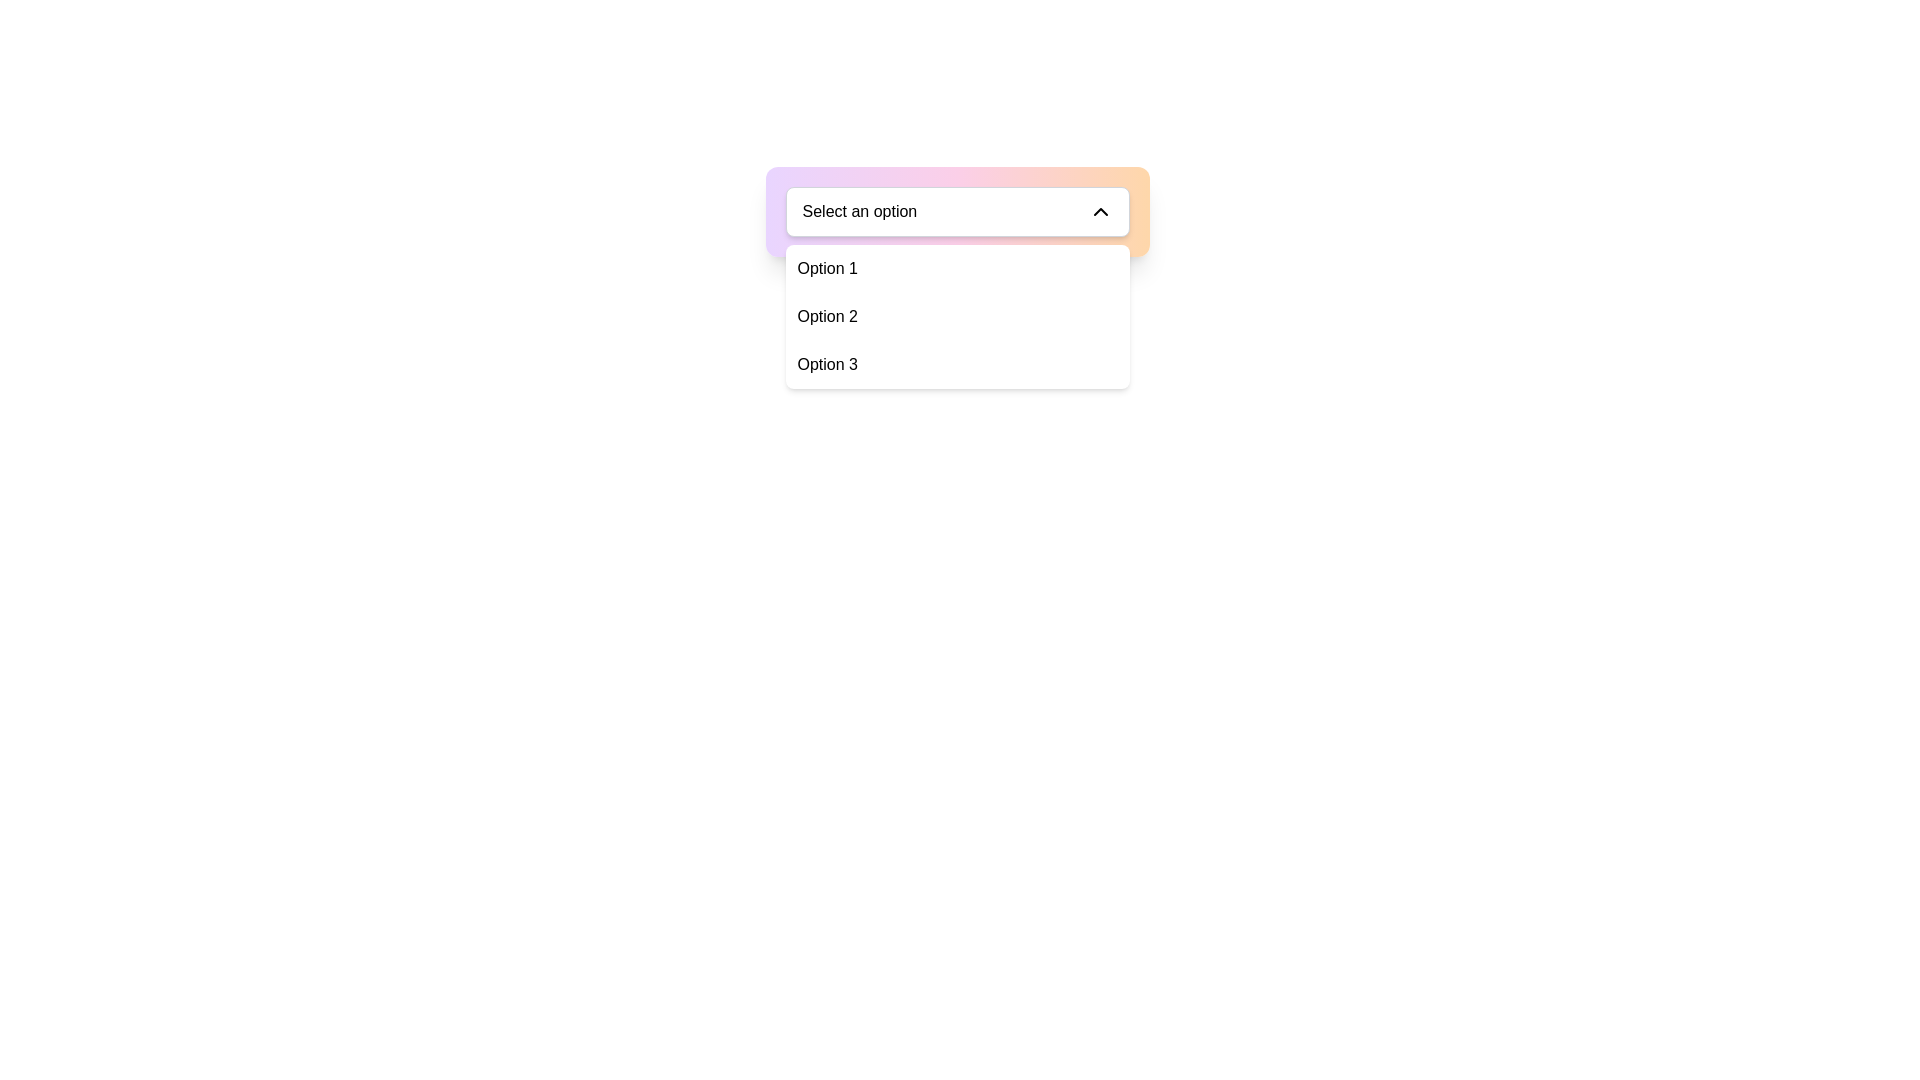  I want to click on the selectable list item 'Option 2', so click(956, 315).